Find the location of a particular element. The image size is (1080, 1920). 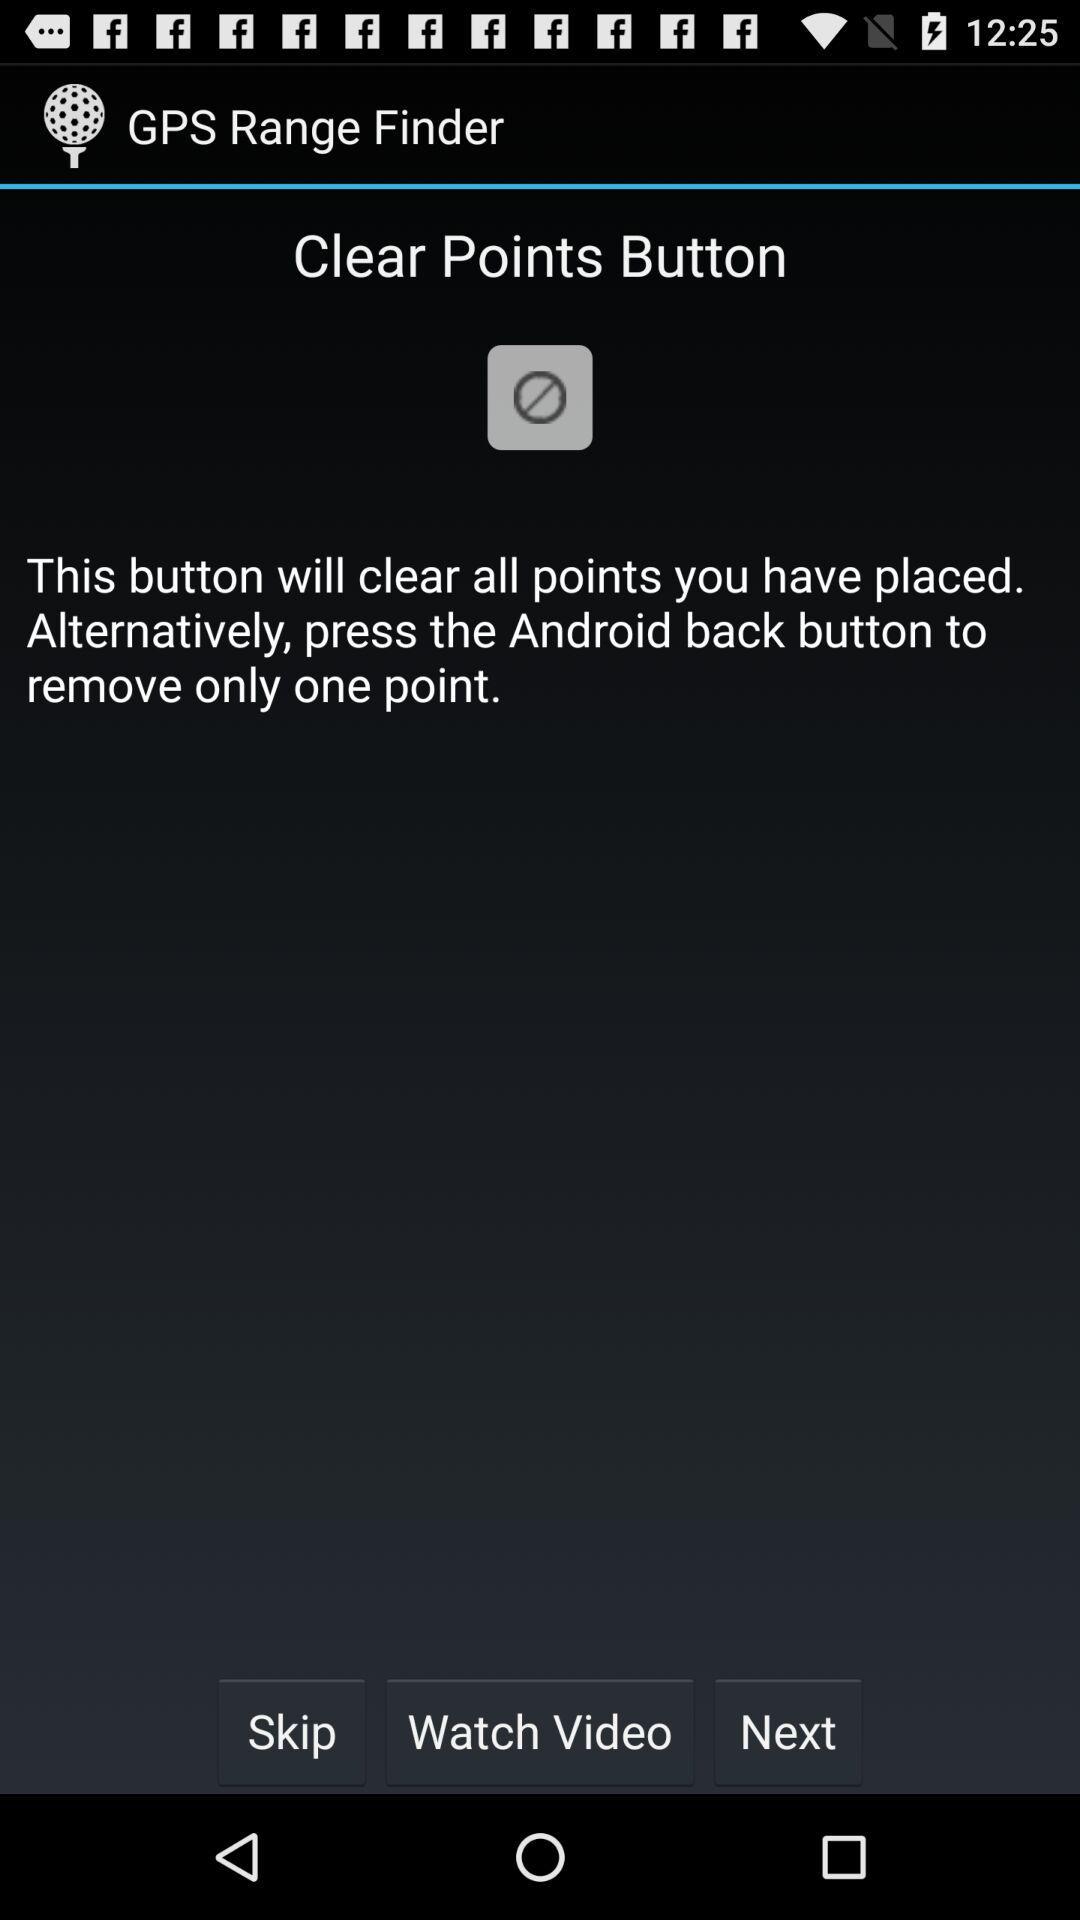

the icon below this button will item is located at coordinates (291, 1730).